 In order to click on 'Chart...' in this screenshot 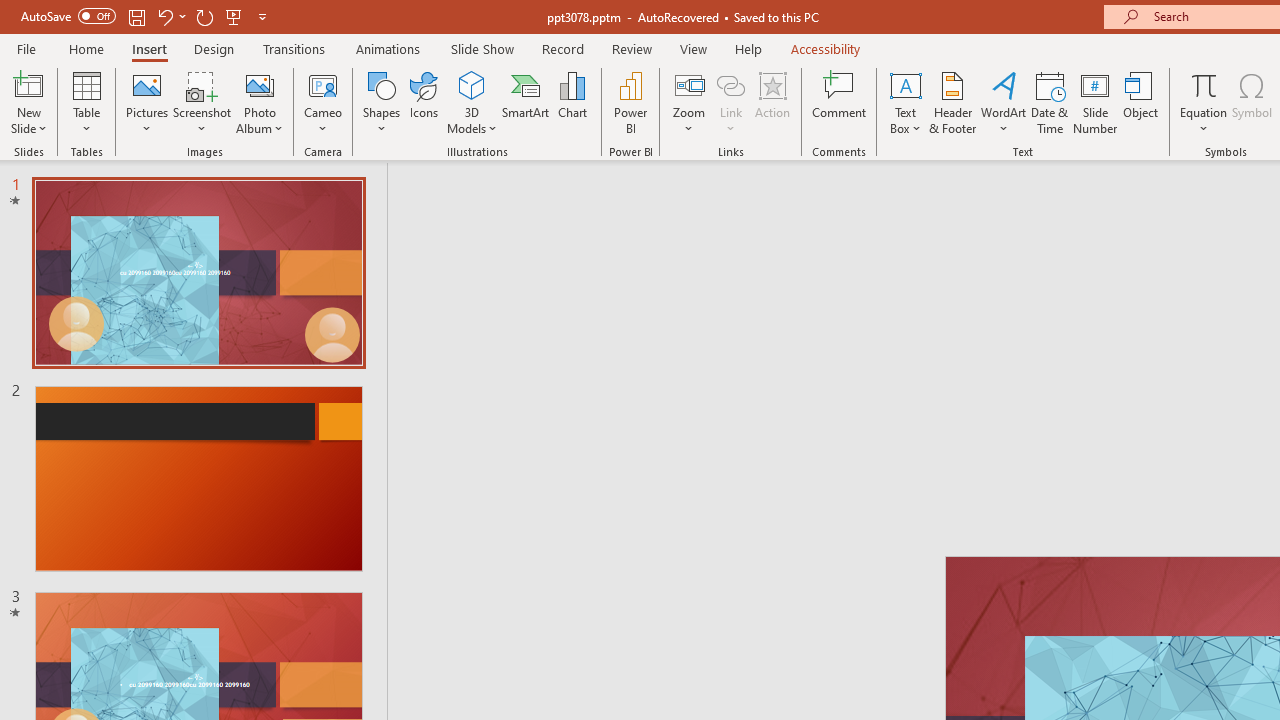, I will do `click(571, 103)`.